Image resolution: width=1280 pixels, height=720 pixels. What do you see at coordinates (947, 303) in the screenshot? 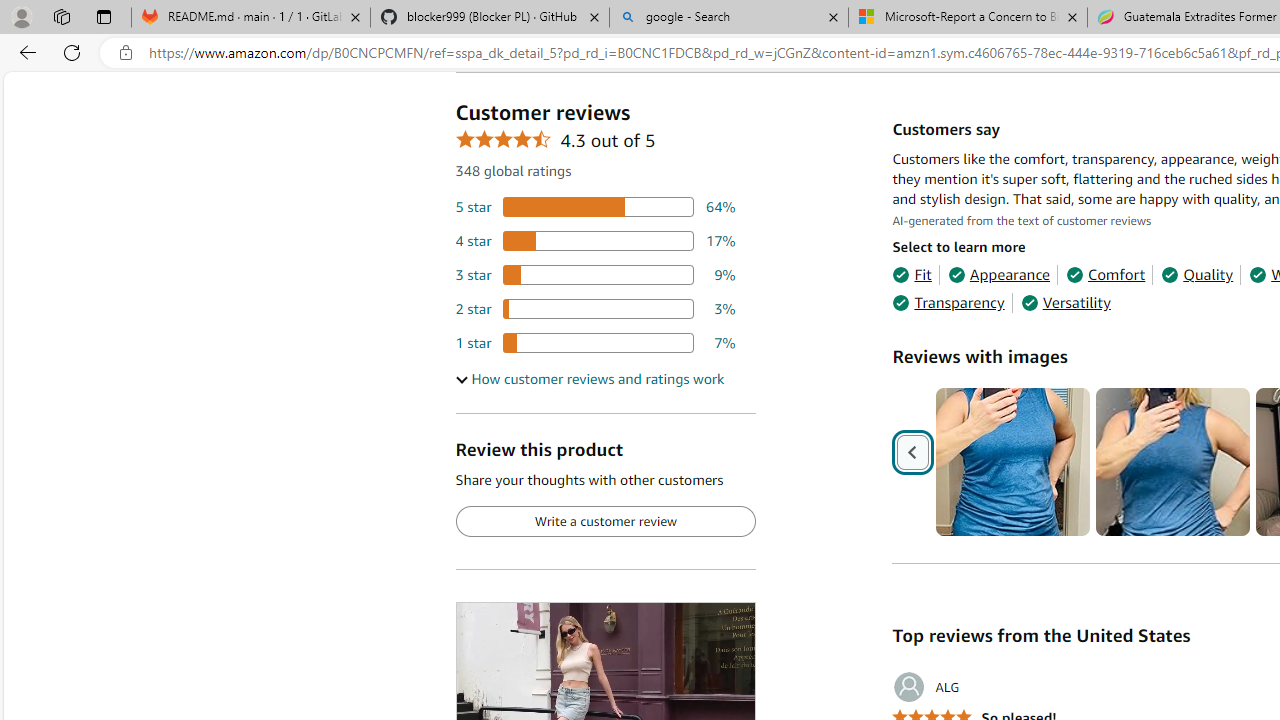
I see `'Transparency'` at bounding box center [947, 303].